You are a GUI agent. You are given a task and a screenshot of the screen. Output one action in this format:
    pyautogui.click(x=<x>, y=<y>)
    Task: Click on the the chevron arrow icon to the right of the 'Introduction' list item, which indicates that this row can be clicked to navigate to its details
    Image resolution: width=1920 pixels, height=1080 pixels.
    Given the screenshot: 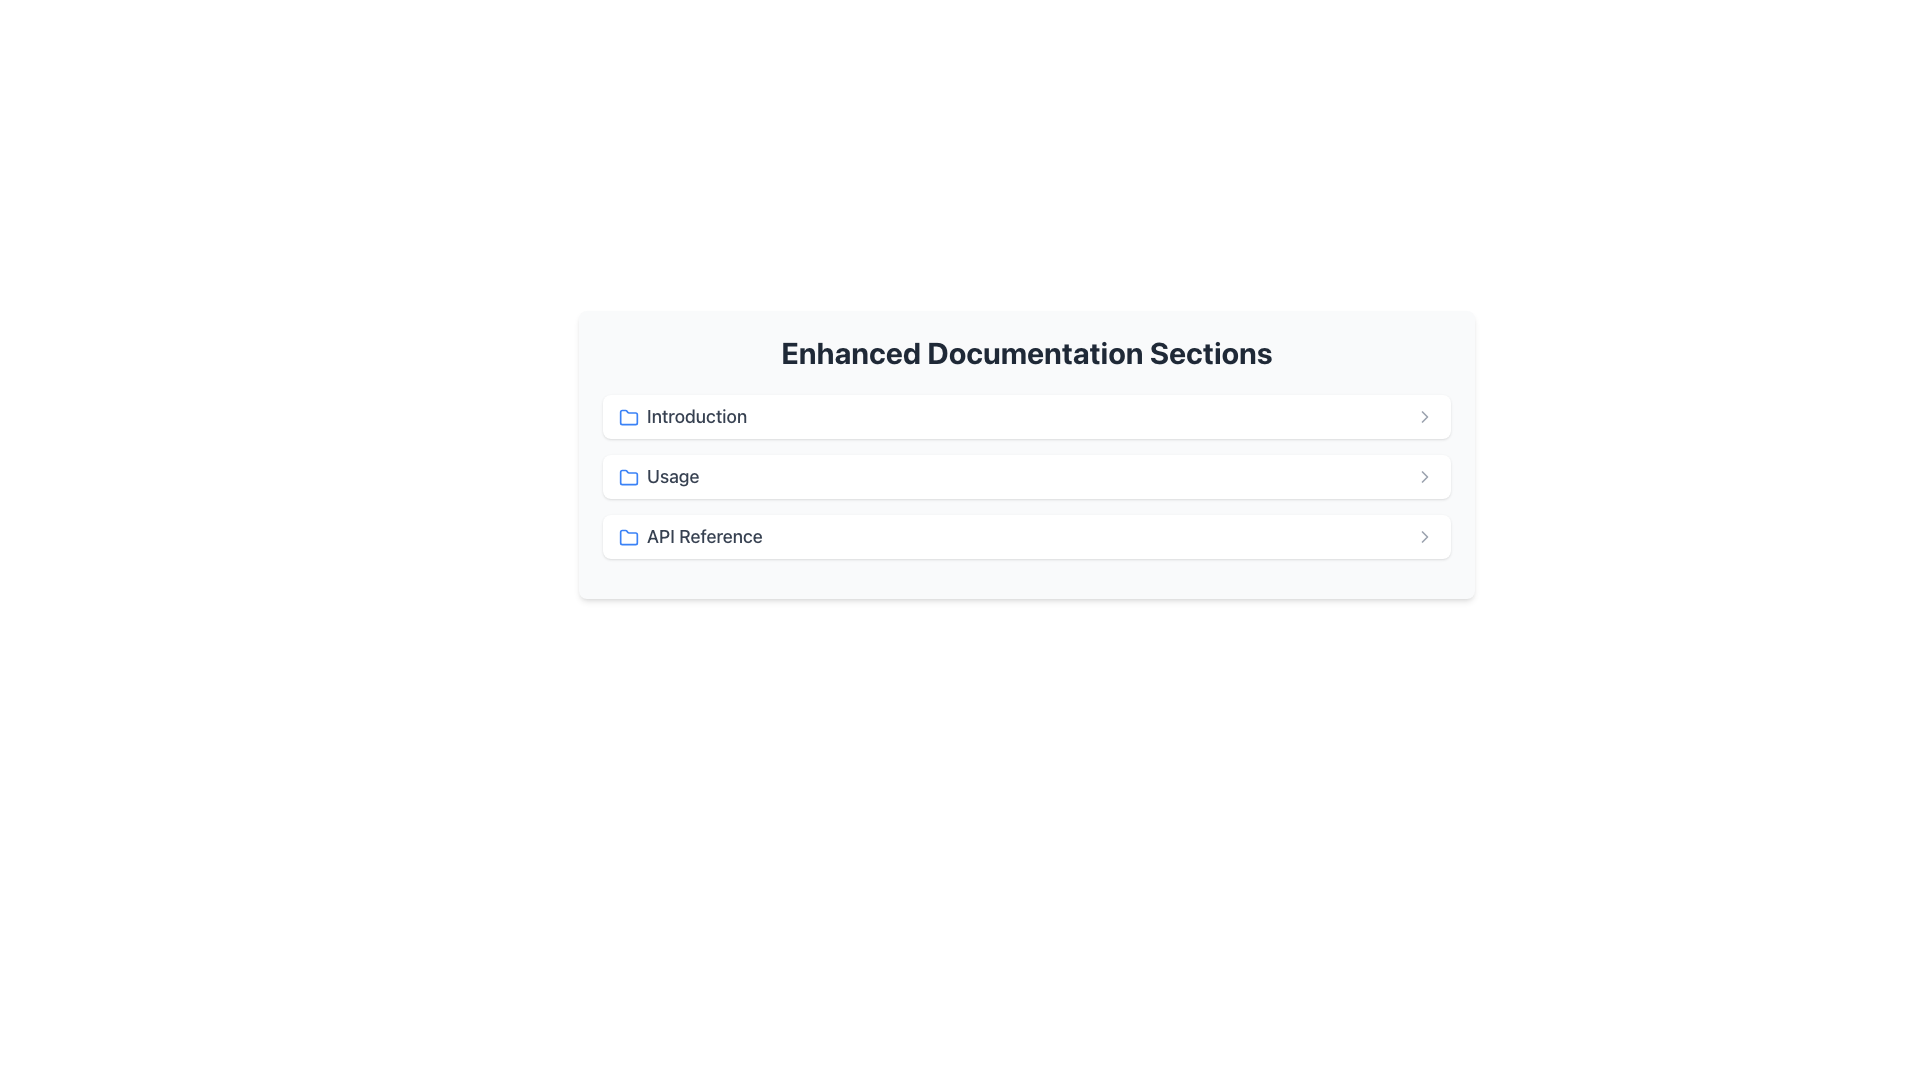 What is the action you would take?
    pyautogui.click(x=1424, y=415)
    